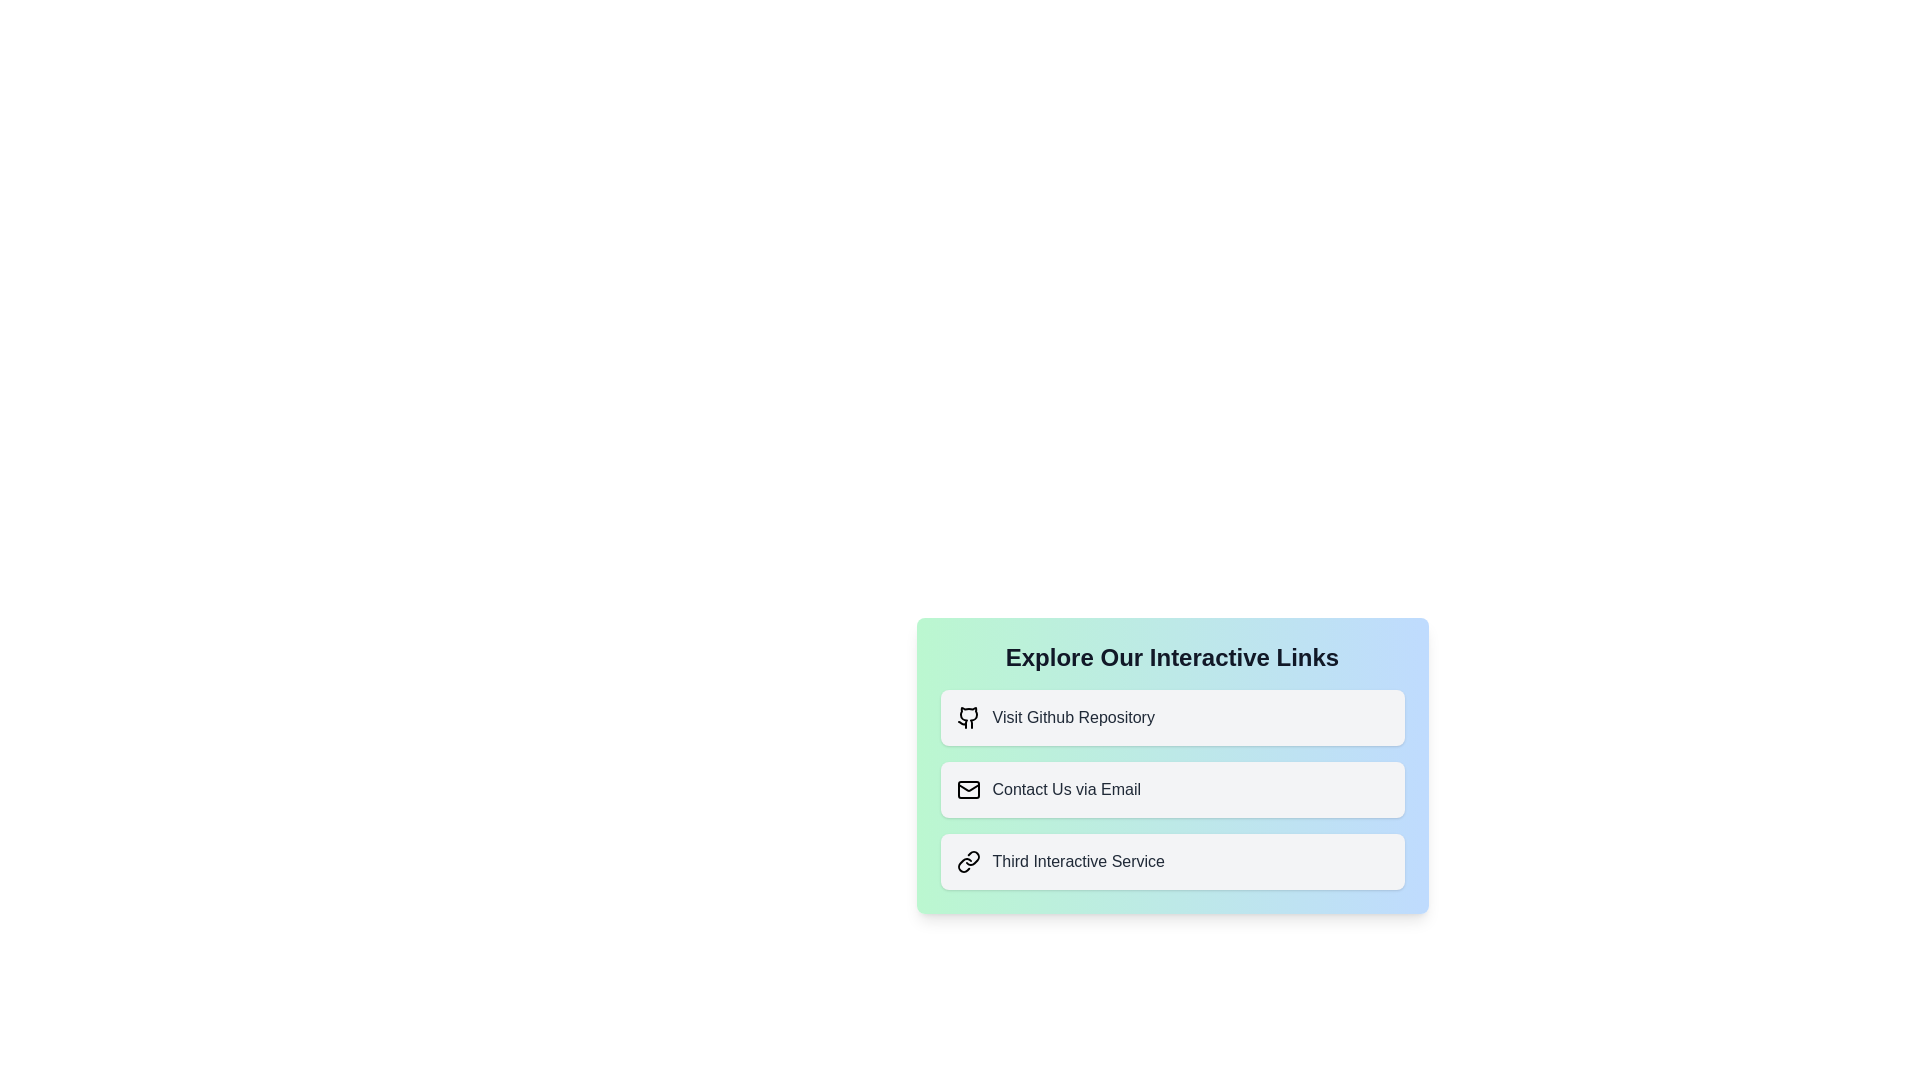 This screenshot has width=1920, height=1080. What do you see at coordinates (1172, 716) in the screenshot?
I see `the 'Visit Github Repository' text block with GitHub icon for keyboard navigation` at bounding box center [1172, 716].